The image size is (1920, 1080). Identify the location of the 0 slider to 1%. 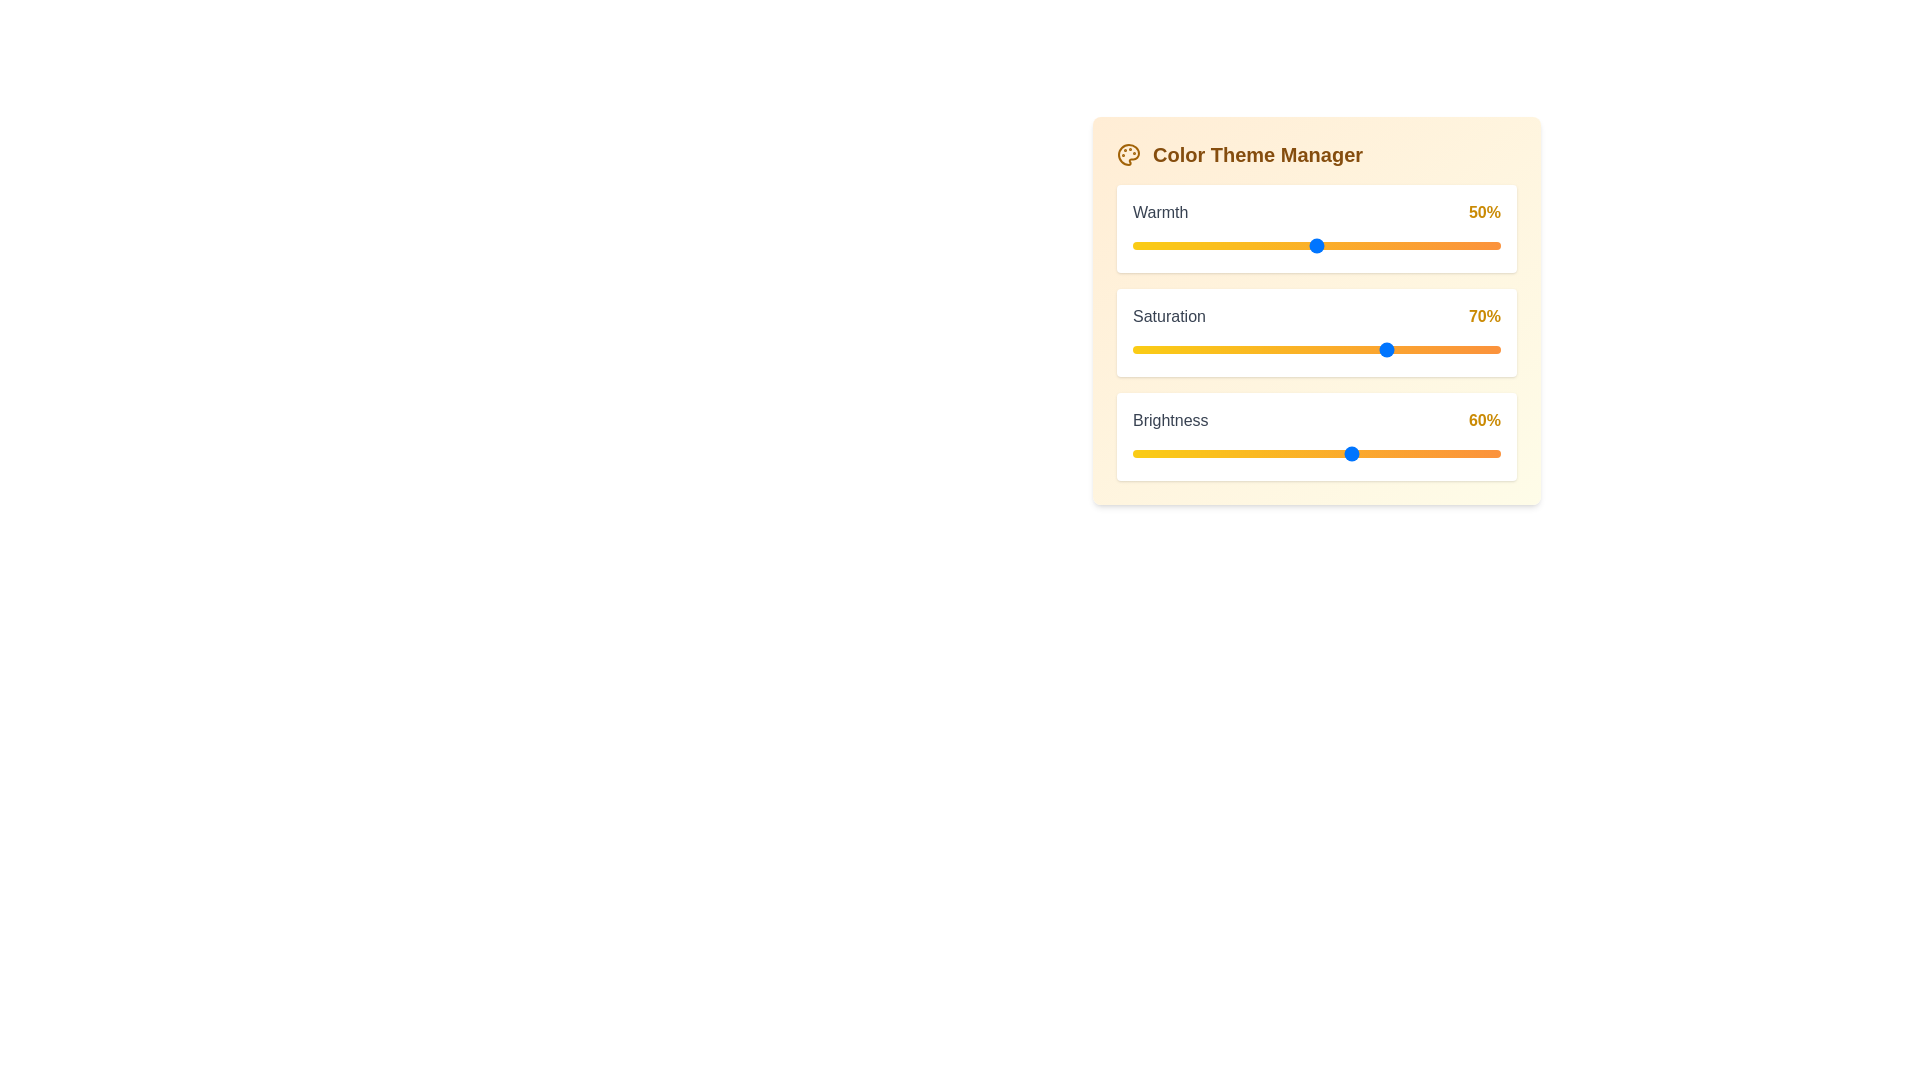
(1136, 245).